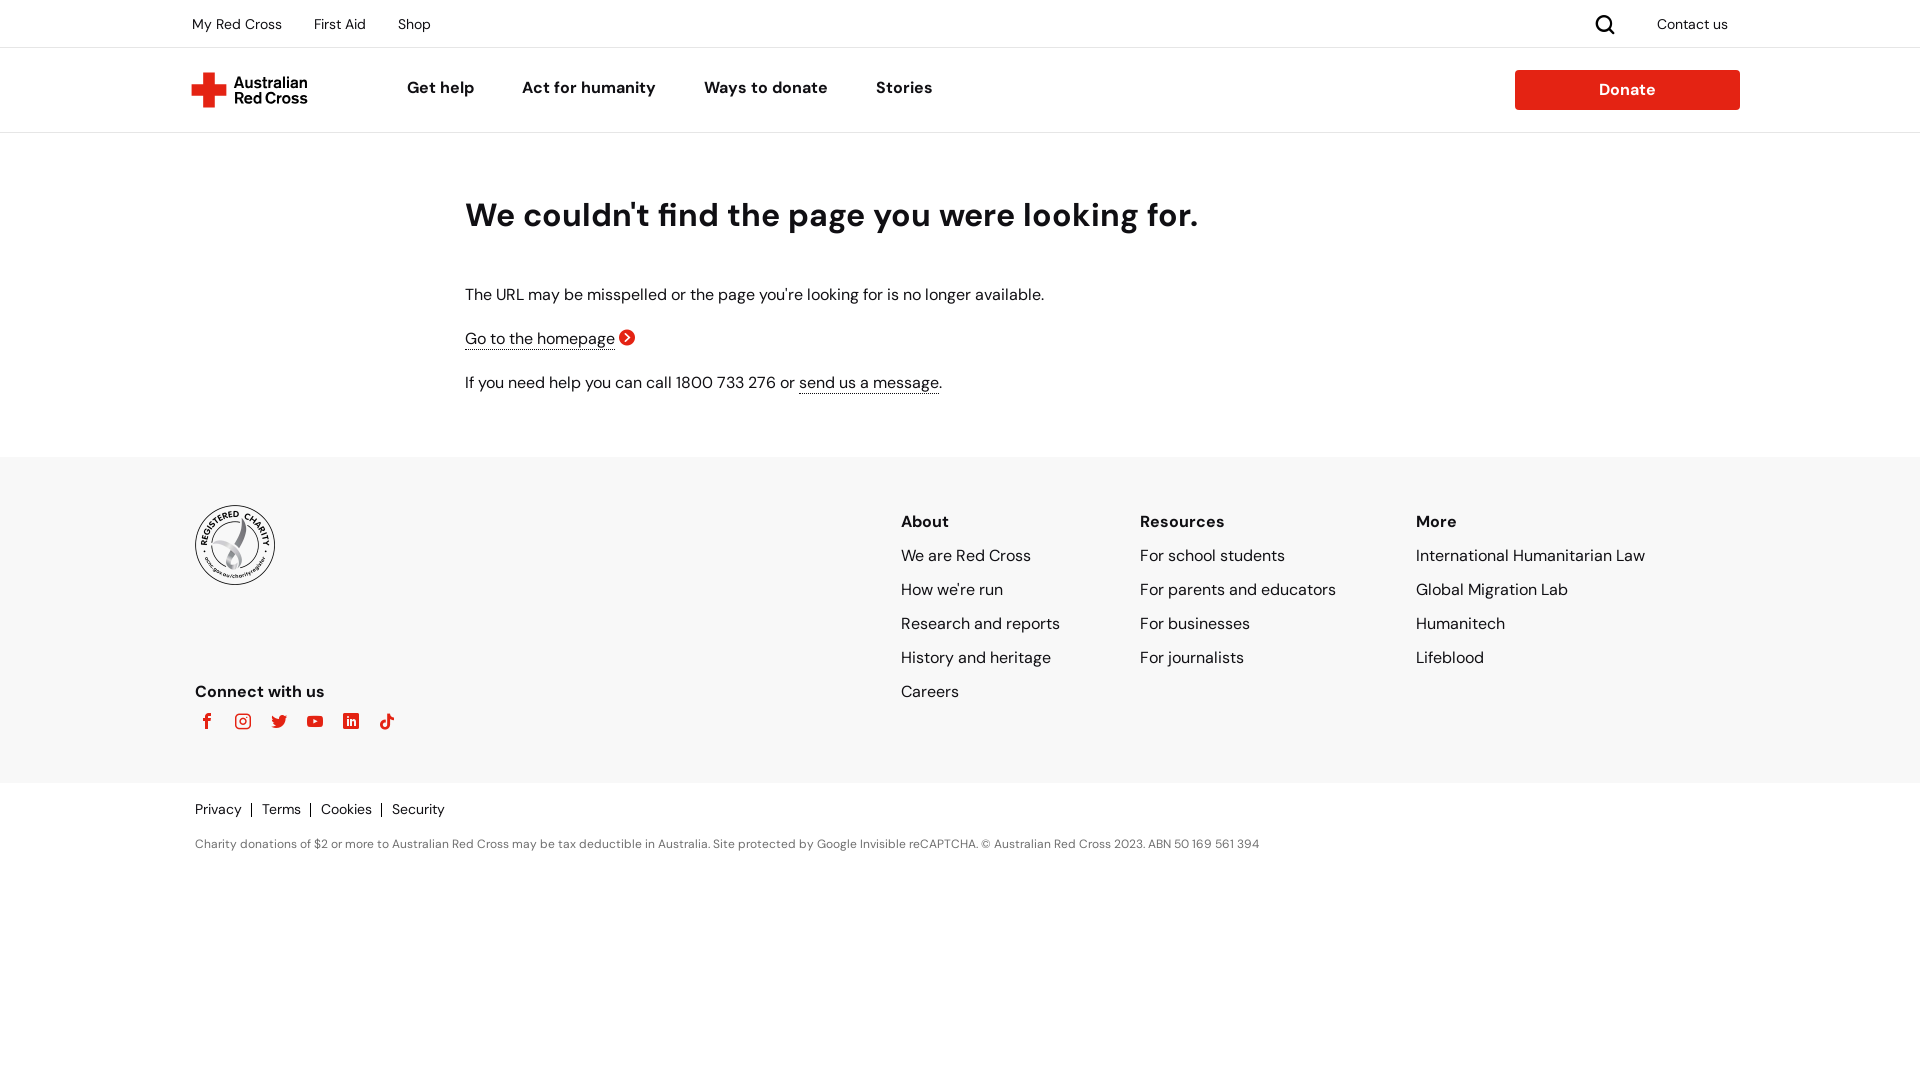  Describe the element at coordinates (1627, 88) in the screenshot. I see `'Donate'` at that location.